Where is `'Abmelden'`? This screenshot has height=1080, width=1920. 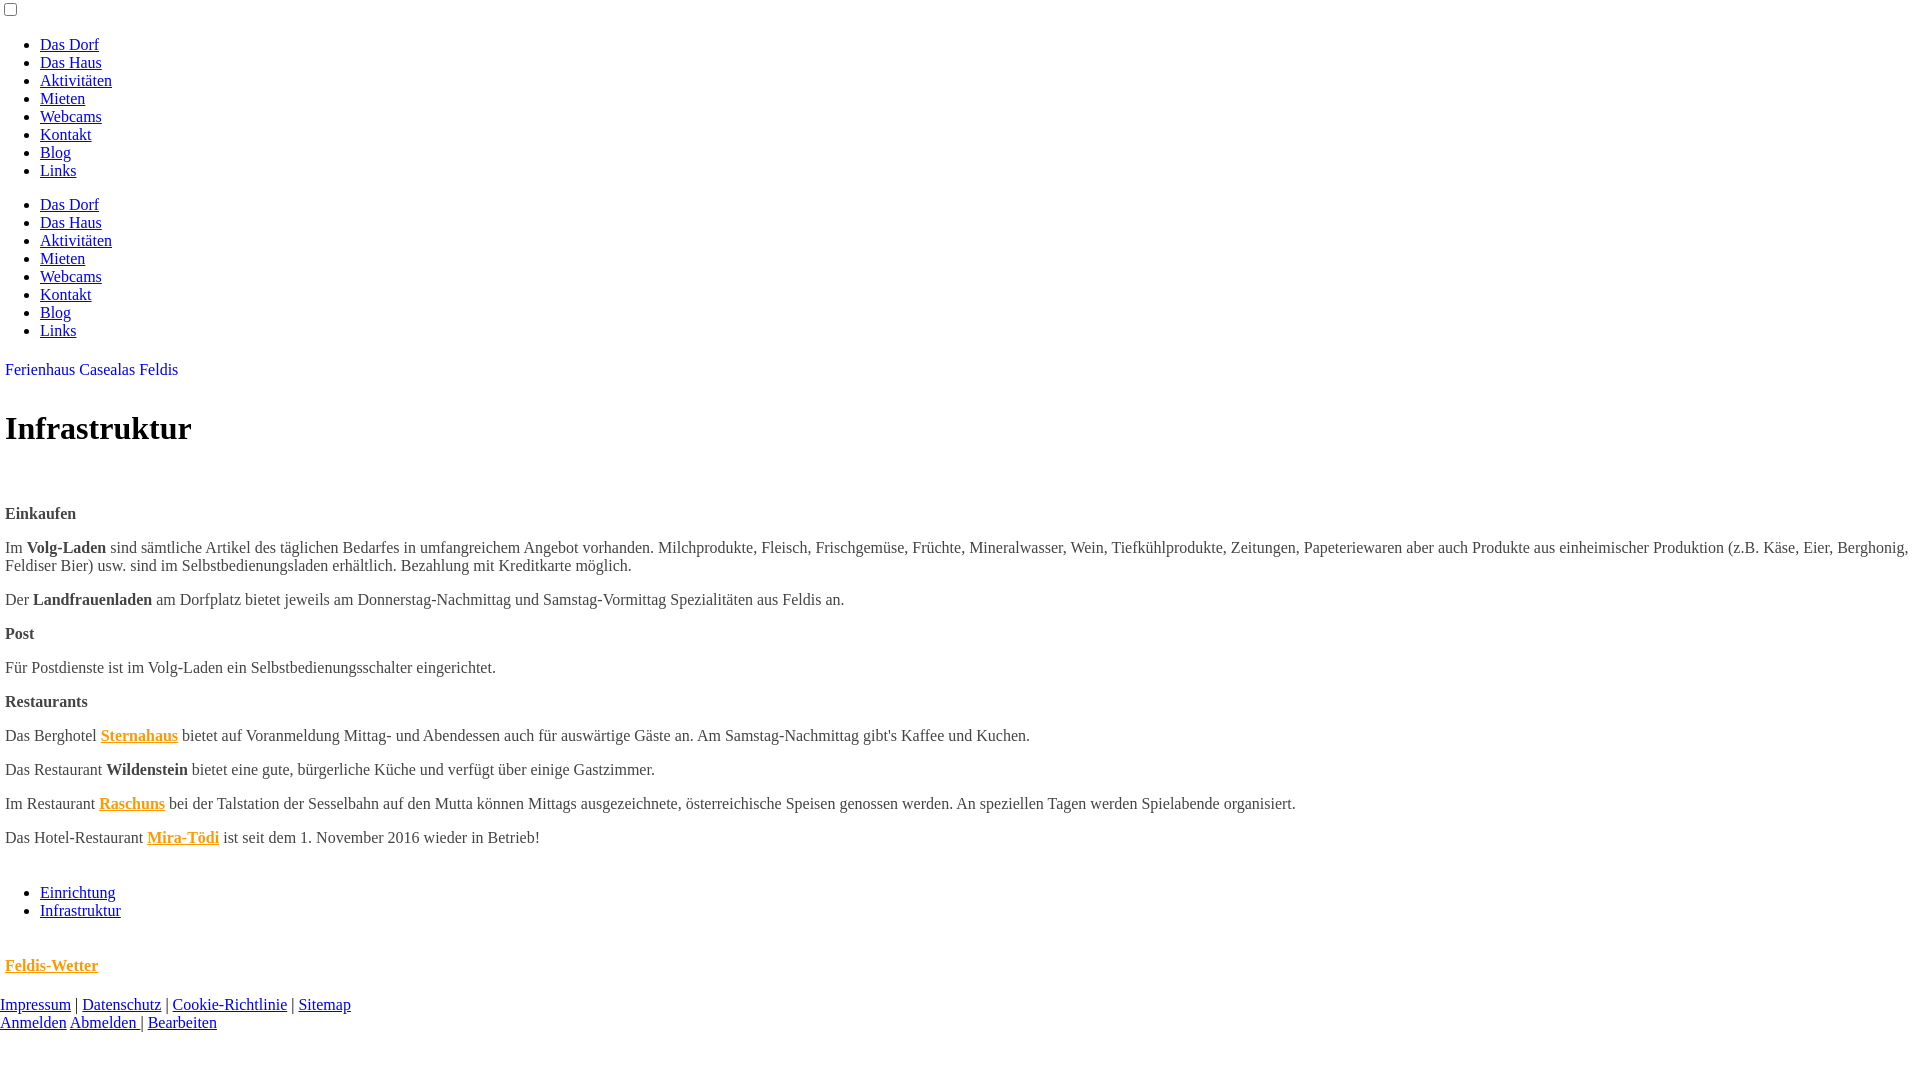 'Abmelden' is located at coordinates (104, 1022).